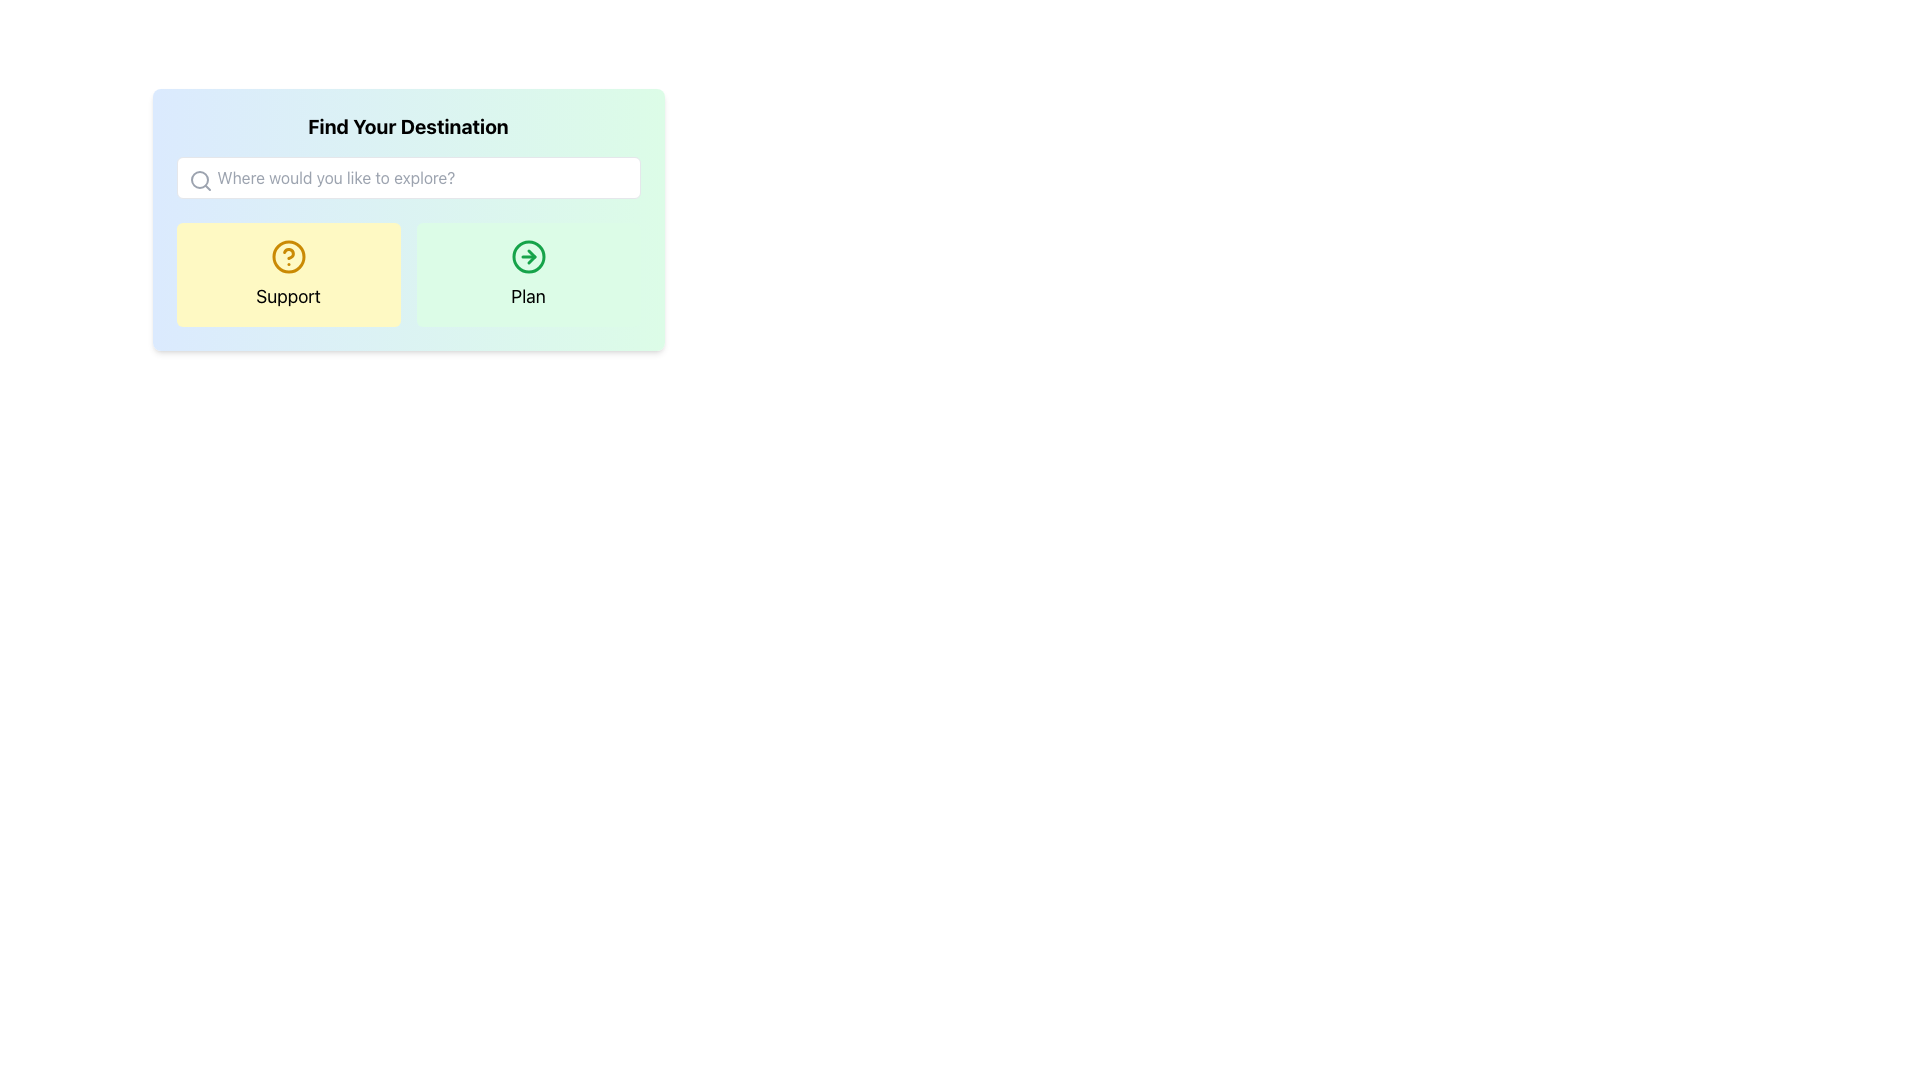 The width and height of the screenshot is (1920, 1080). I want to click on the SVG Circle Element that represents the main circular part of the search icon, indicating the input field is for search or exploration purposes, so click(199, 180).